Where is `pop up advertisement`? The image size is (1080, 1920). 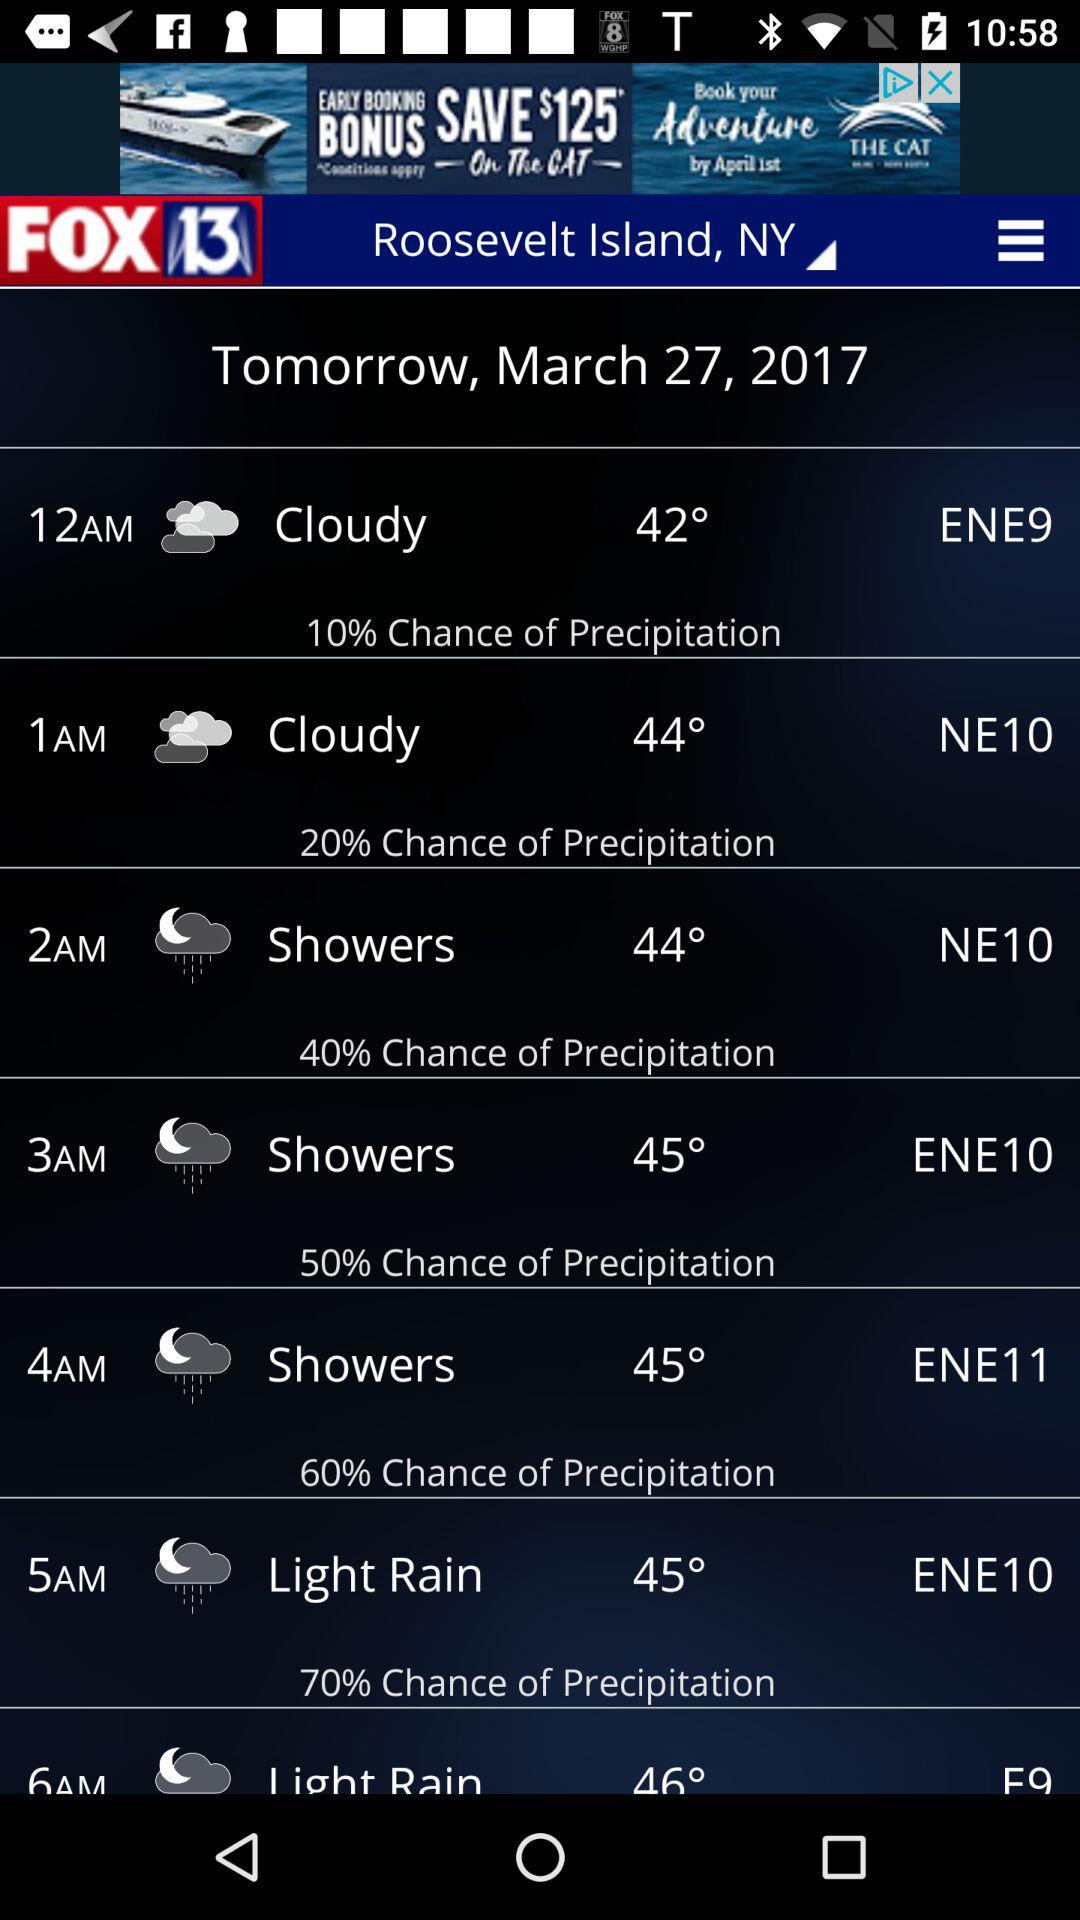 pop up advertisement is located at coordinates (540, 127).